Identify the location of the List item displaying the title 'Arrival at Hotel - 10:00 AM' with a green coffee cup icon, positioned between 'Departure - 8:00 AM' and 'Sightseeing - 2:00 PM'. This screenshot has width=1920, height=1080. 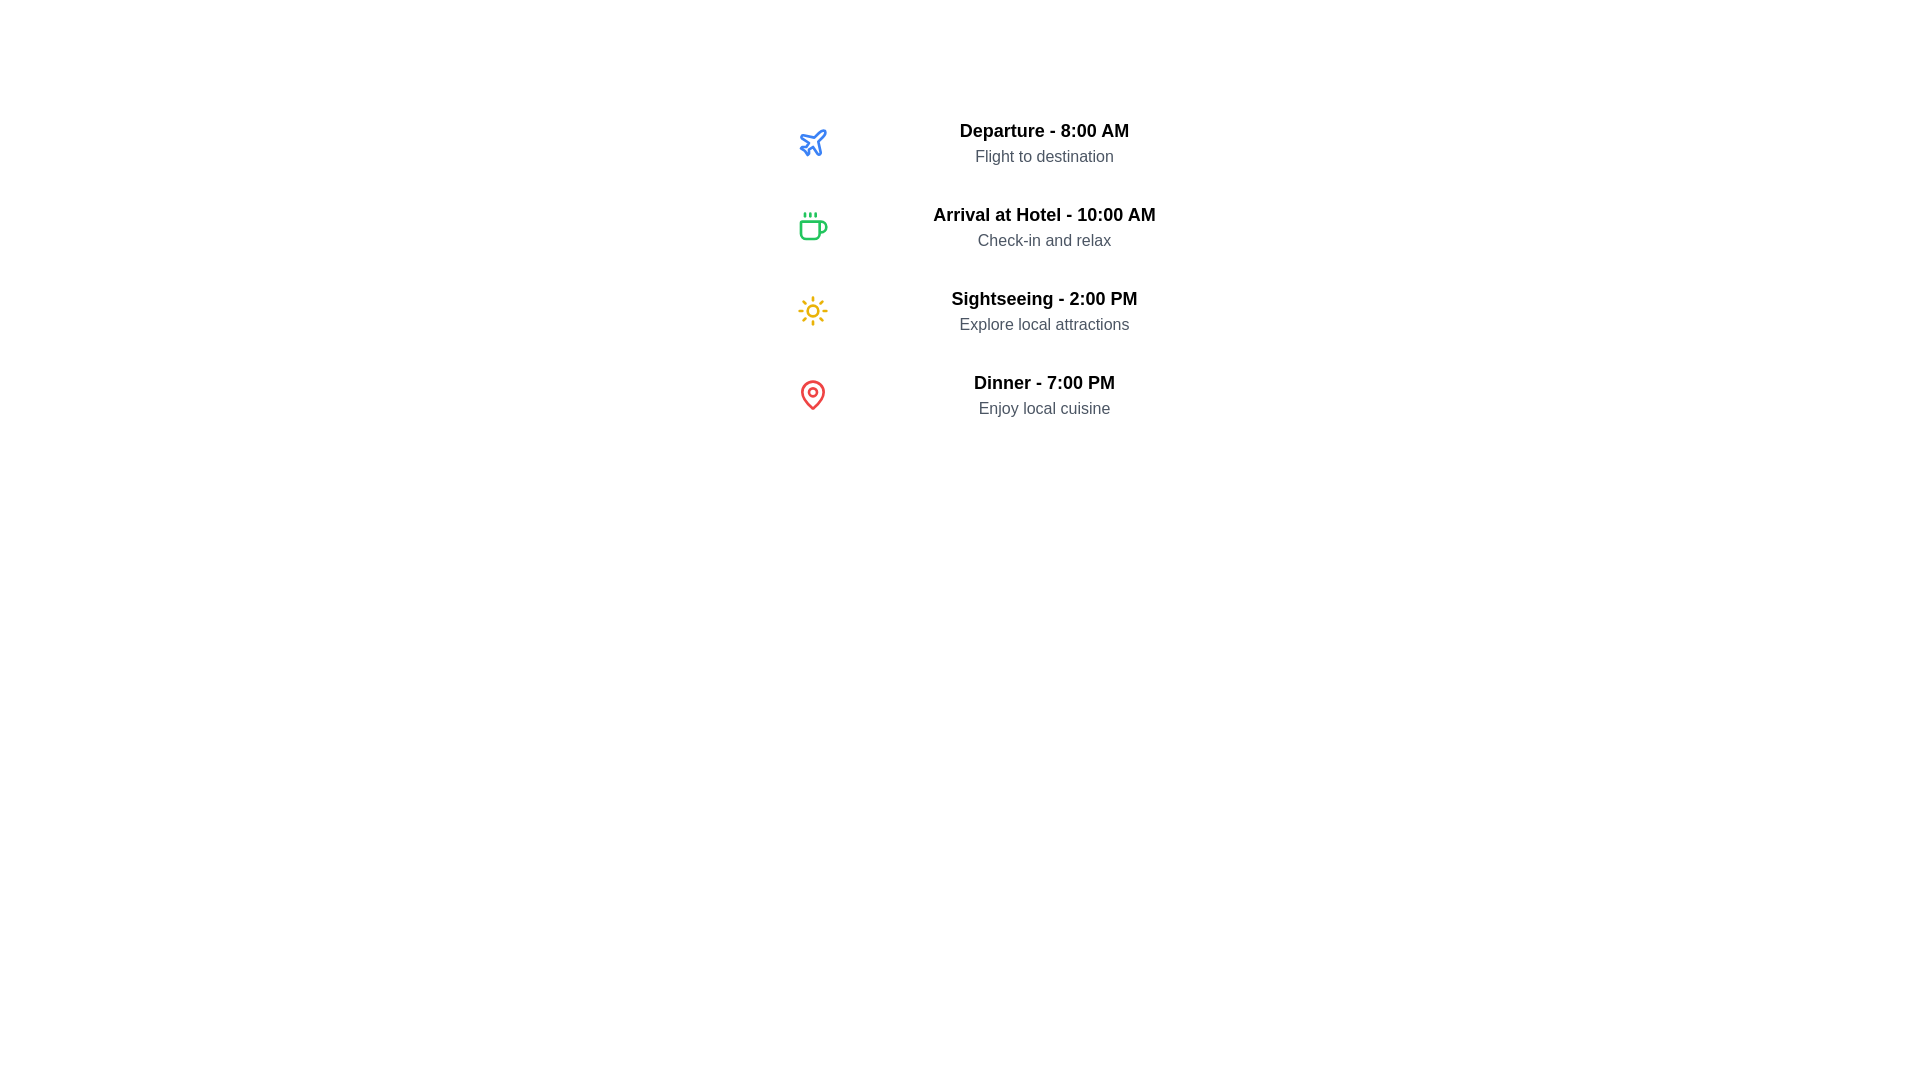
(1020, 226).